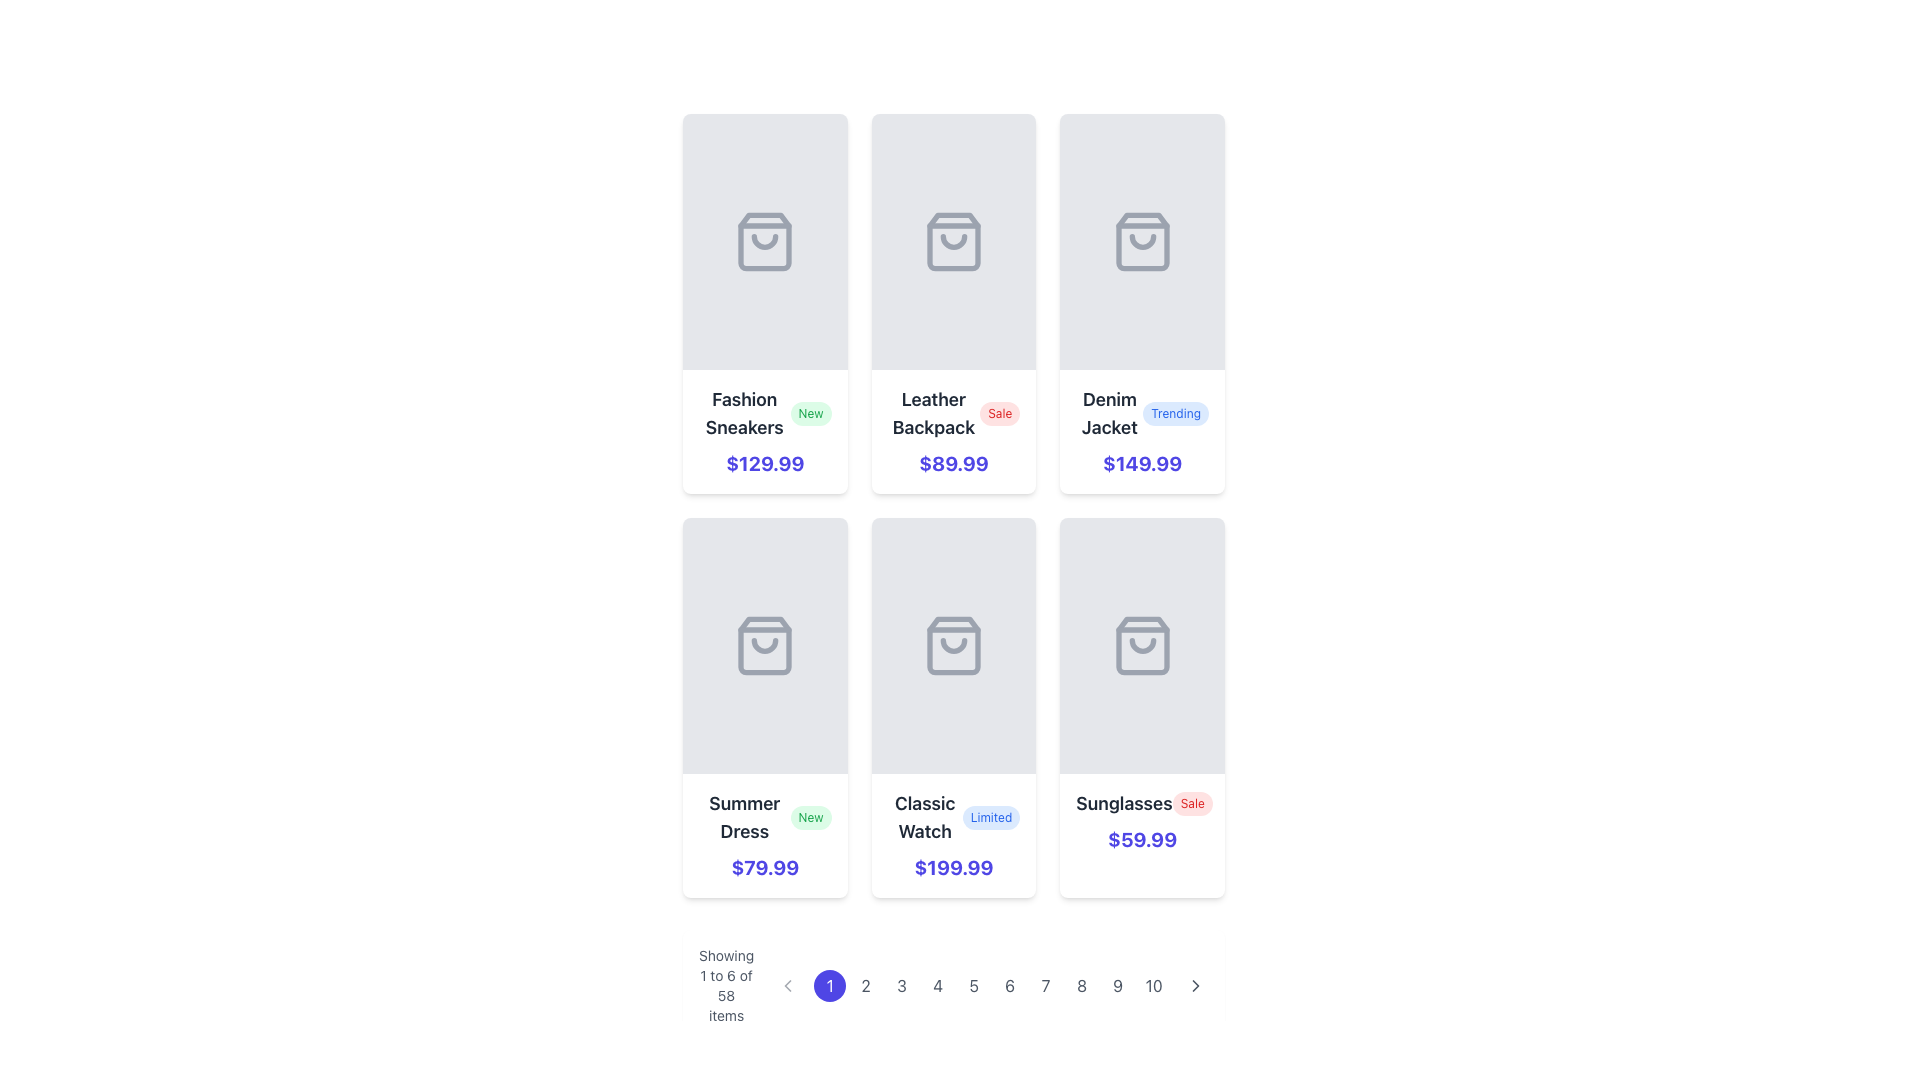 Image resolution: width=1920 pixels, height=1080 pixels. I want to click on the chevron icon in the bottom-left section of the interface, so click(787, 985).